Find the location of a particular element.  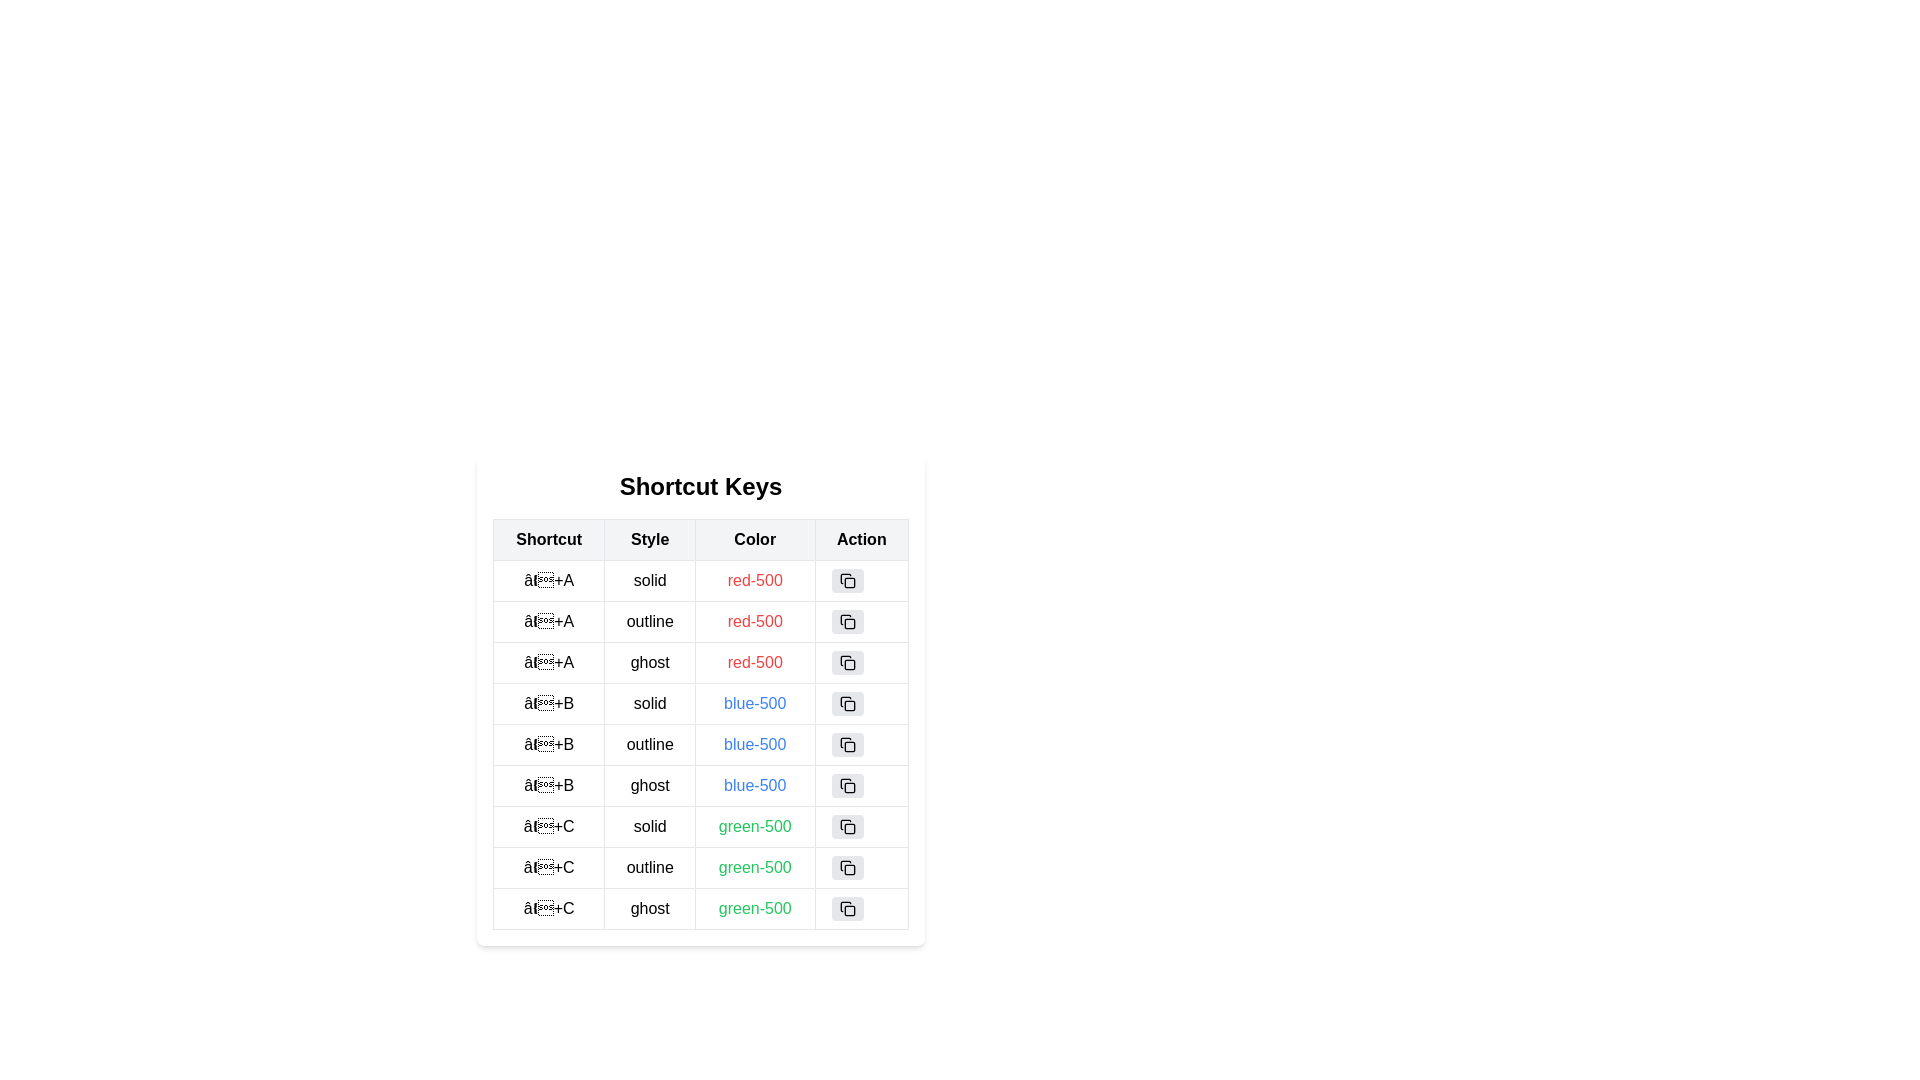

the rectangular icon component representing the copy action button located in the 'Action' column for the 'Ctrl+C solid green-500' entry is located at coordinates (849, 829).